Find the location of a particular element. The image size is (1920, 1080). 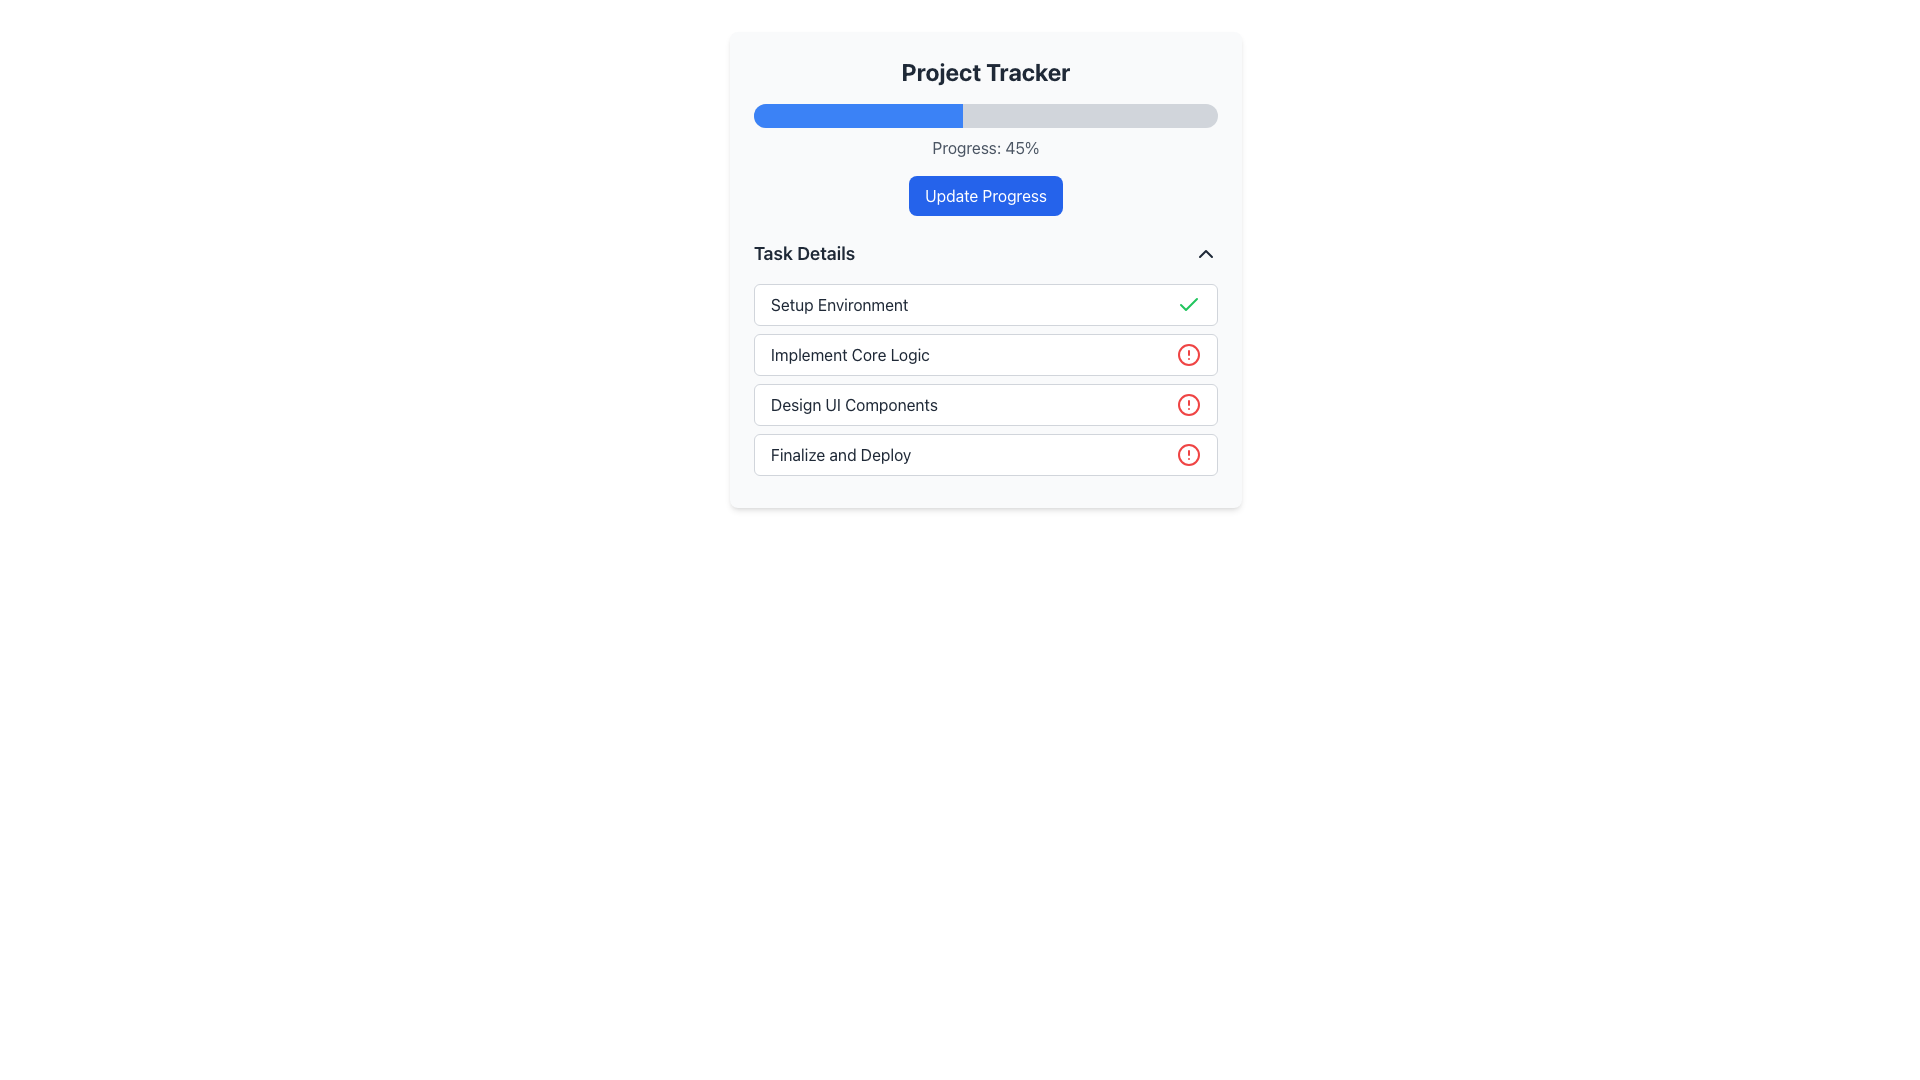

alert icon indicating an error related to the 'Design UI Components' task, located to the right of the corresponding text in the third row of the task list in the 'Task Details' section is located at coordinates (1189, 405).